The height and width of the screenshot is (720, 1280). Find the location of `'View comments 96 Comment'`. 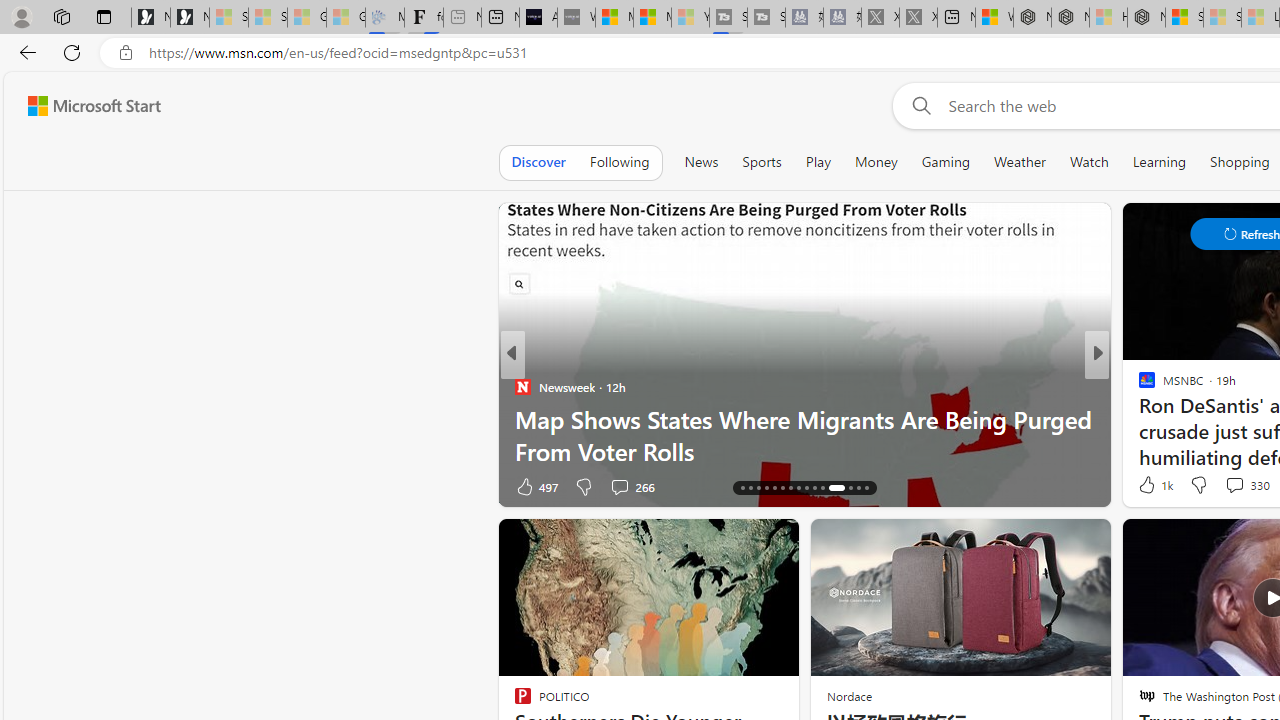

'View comments 96 Comment' is located at coordinates (1234, 486).